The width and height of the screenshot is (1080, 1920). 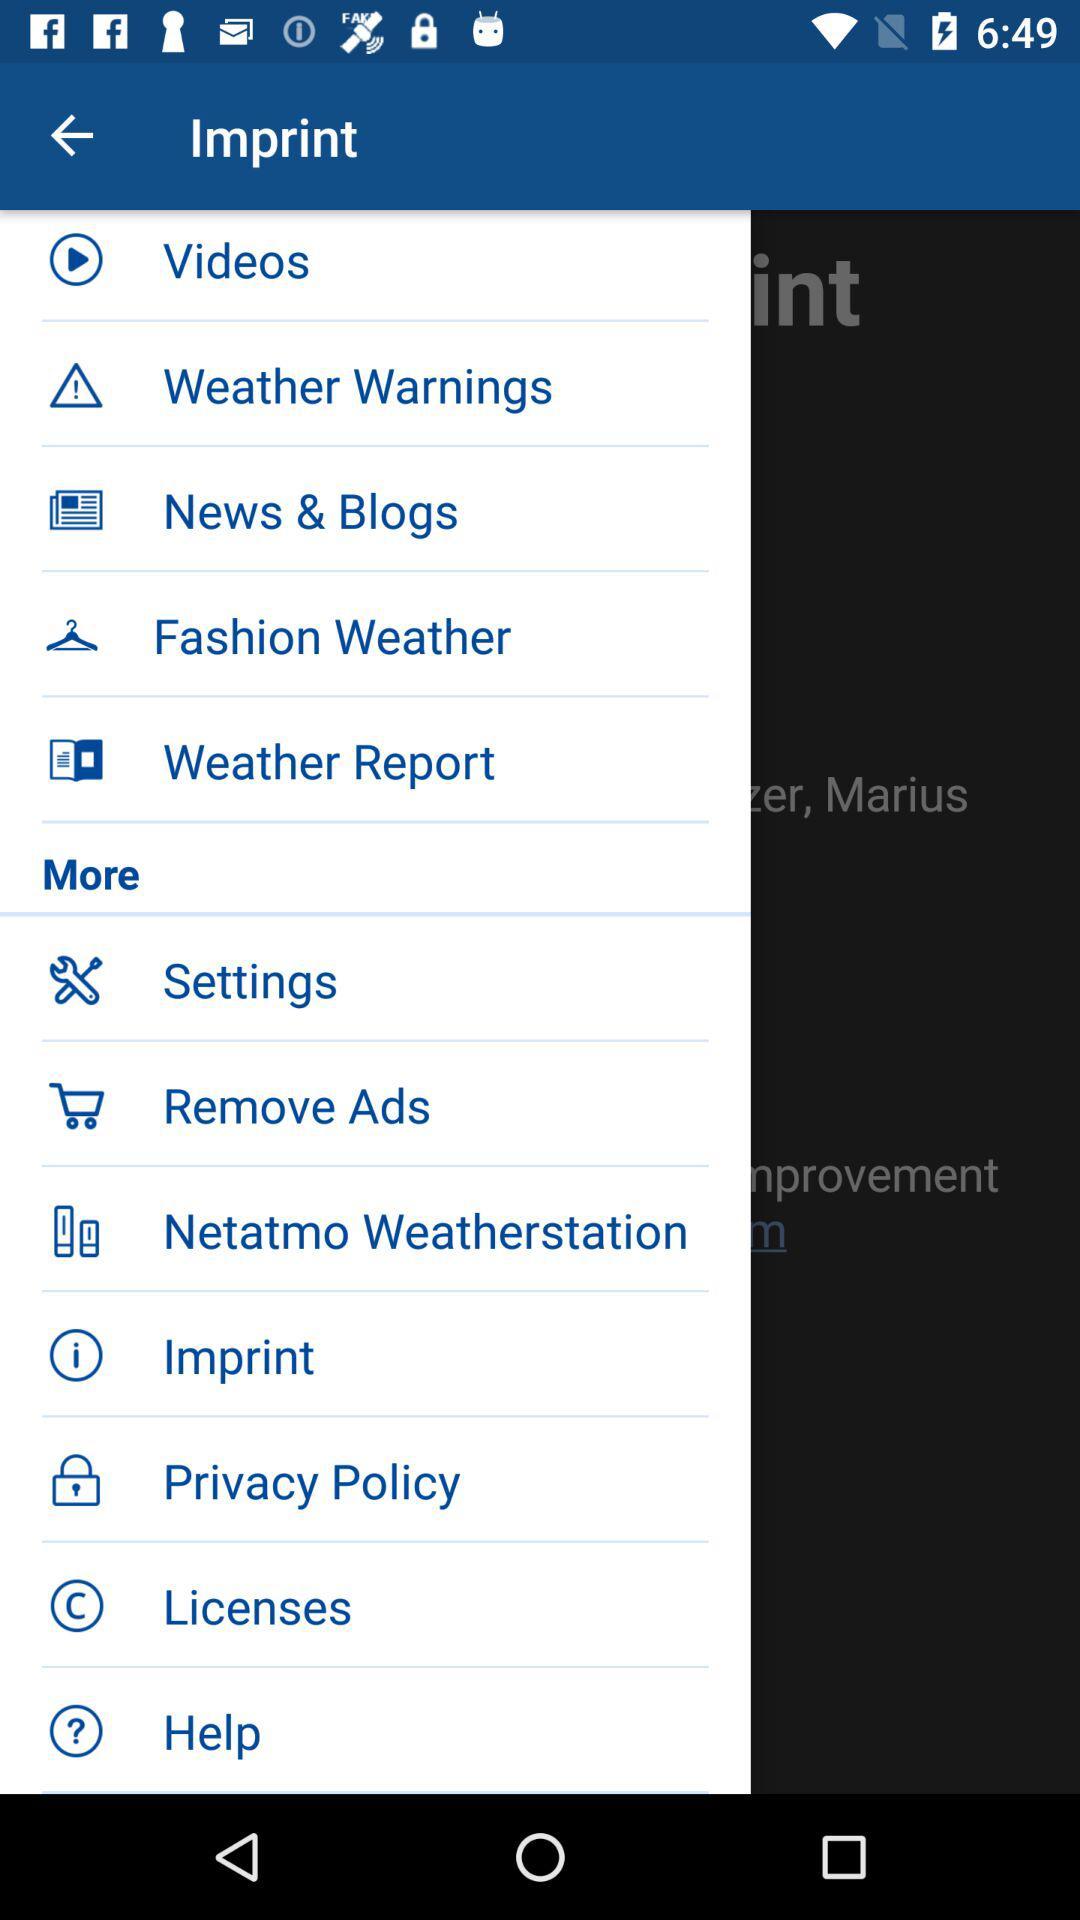 What do you see at coordinates (375, 878) in the screenshot?
I see `item below the weather report icon` at bounding box center [375, 878].